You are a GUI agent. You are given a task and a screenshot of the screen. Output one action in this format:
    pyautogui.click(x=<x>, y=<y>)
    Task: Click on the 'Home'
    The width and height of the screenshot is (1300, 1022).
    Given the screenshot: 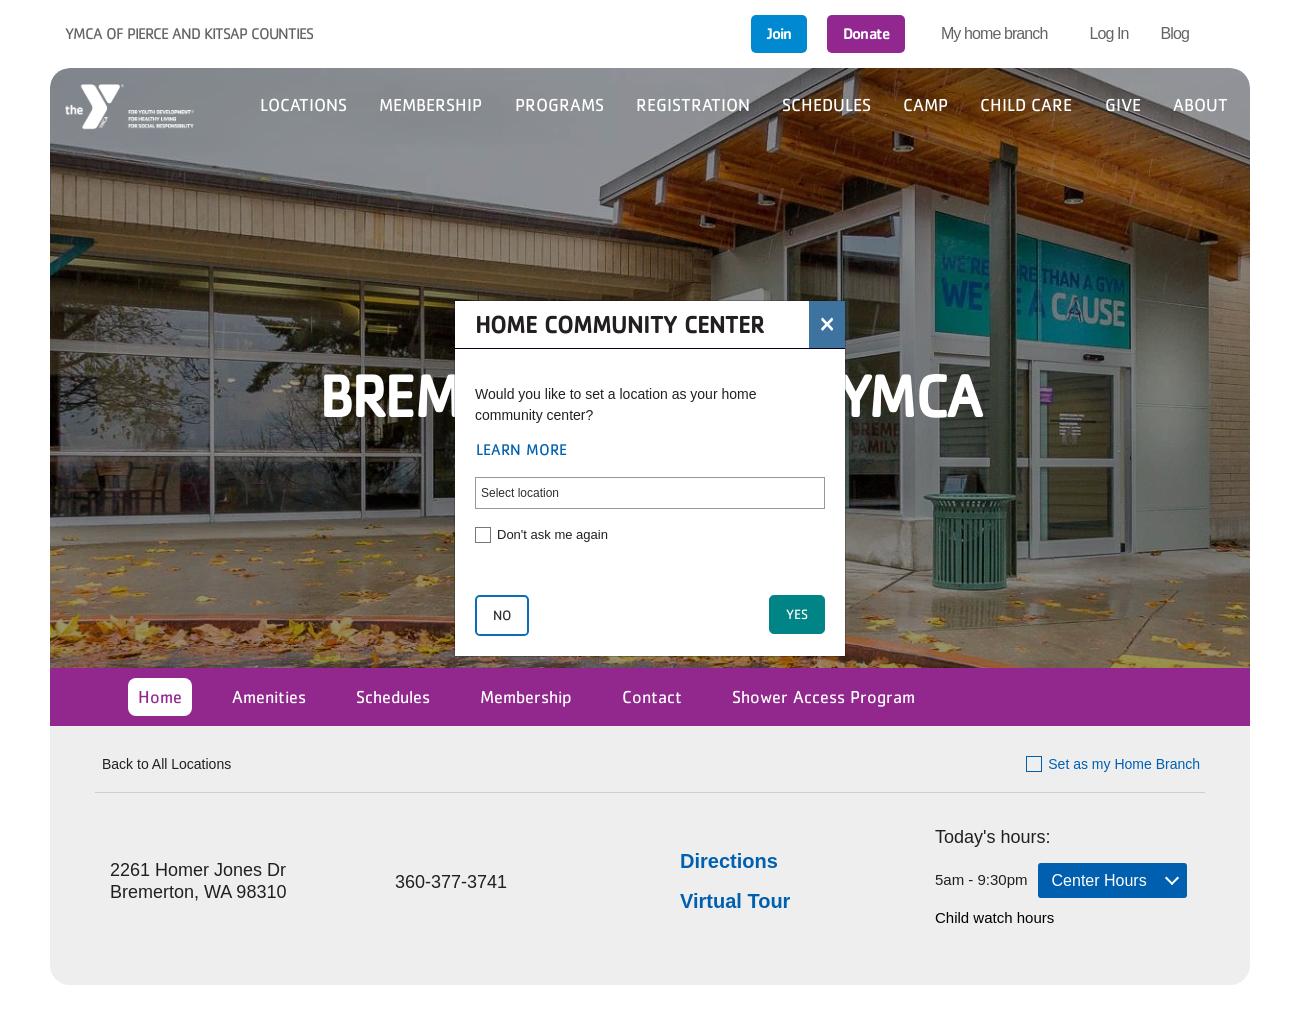 What is the action you would take?
    pyautogui.click(x=159, y=696)
    